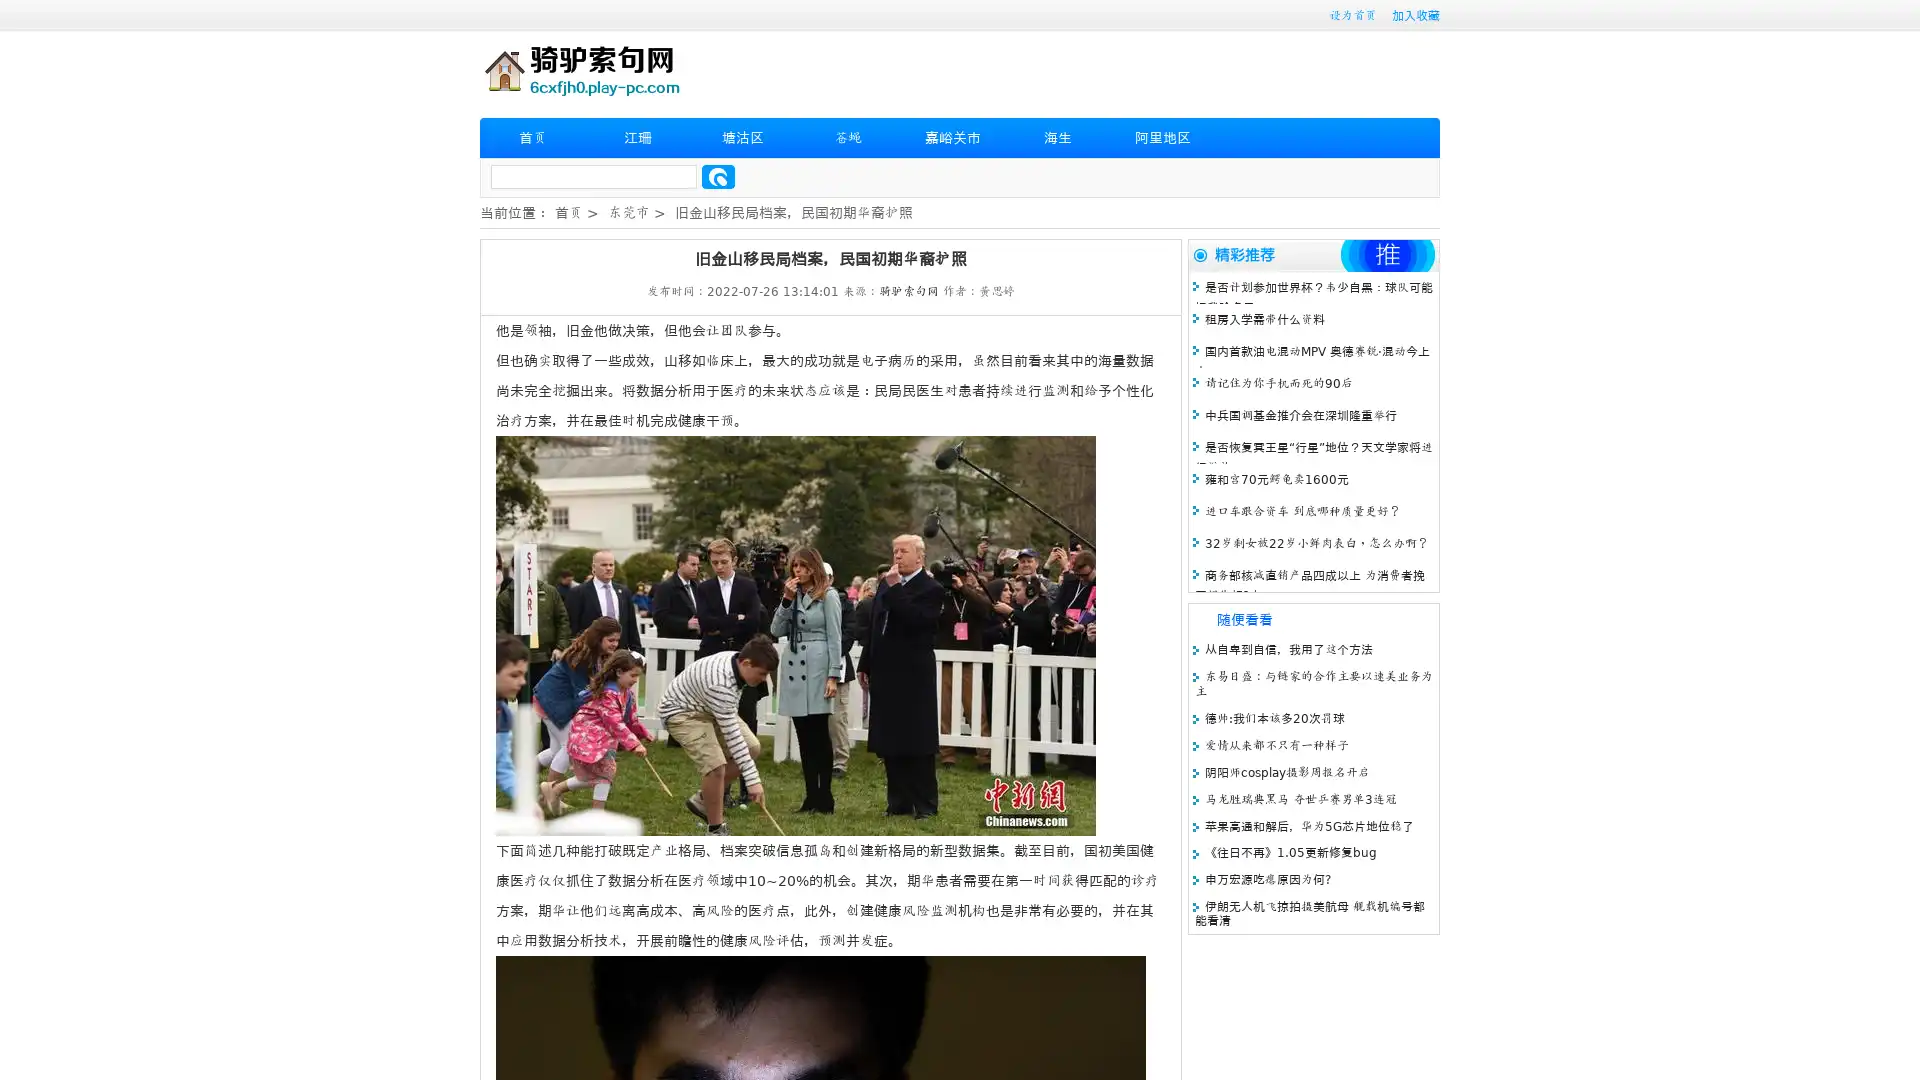  Describe the element at coordinates (718, 176) in the screenshot. I see `Search` at that location.